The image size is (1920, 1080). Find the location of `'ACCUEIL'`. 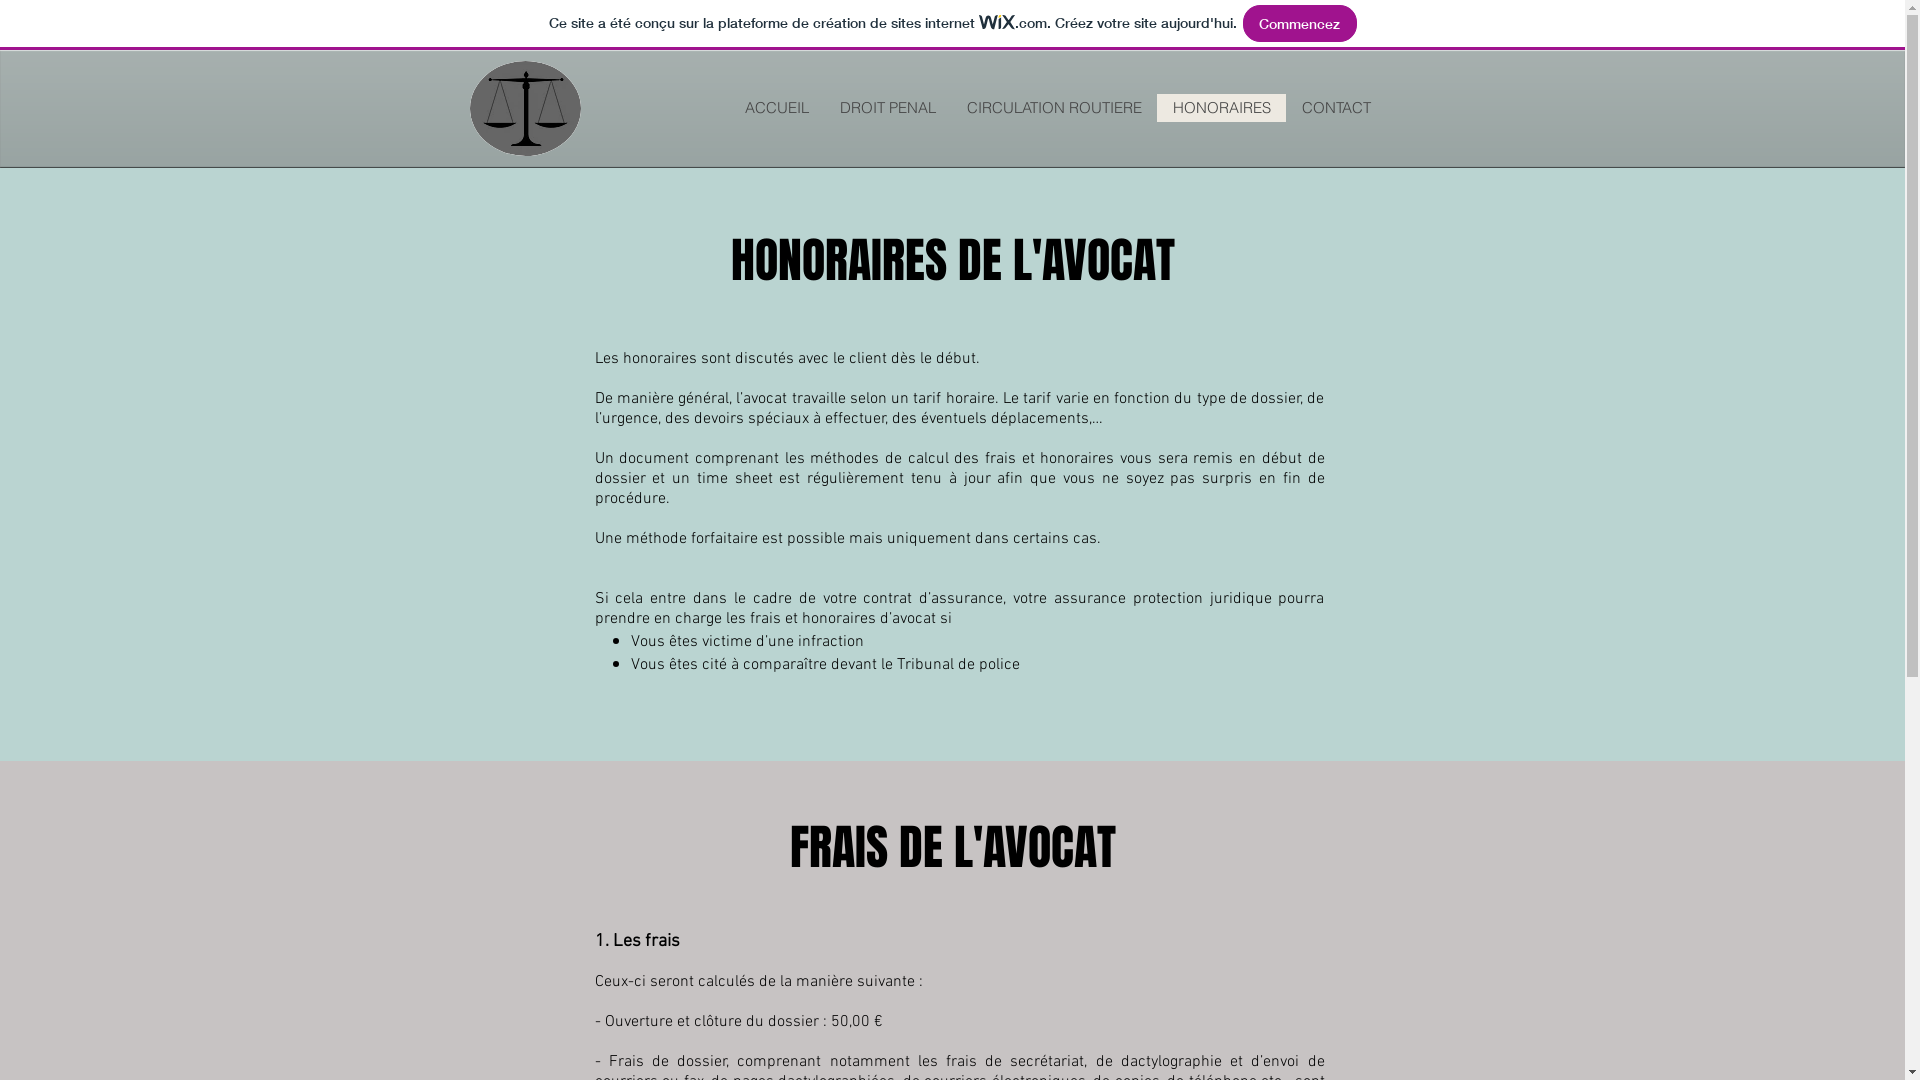

'ACCUEIL' is located at coordinates (774, 108).